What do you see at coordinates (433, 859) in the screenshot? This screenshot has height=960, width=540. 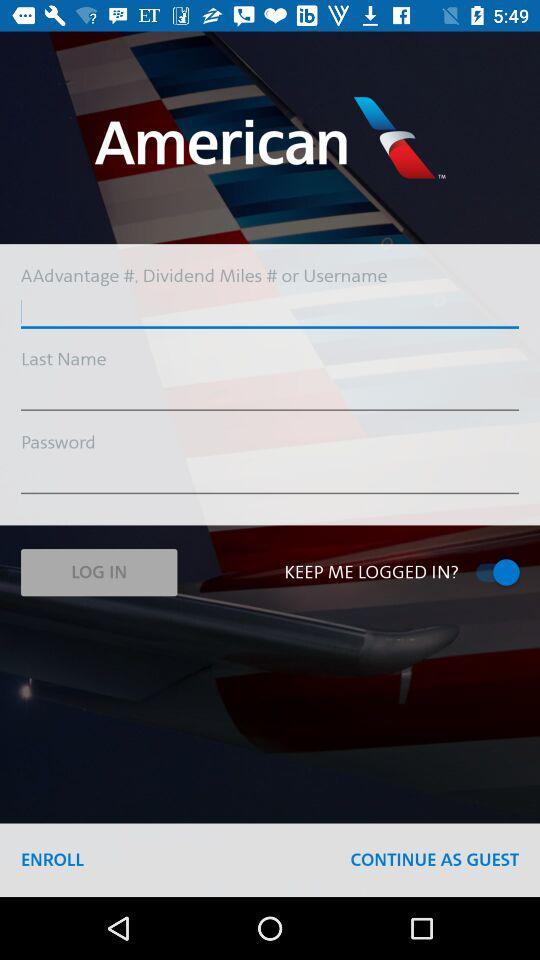 I see `item next to the enroll` at bounding box center [433, 859].